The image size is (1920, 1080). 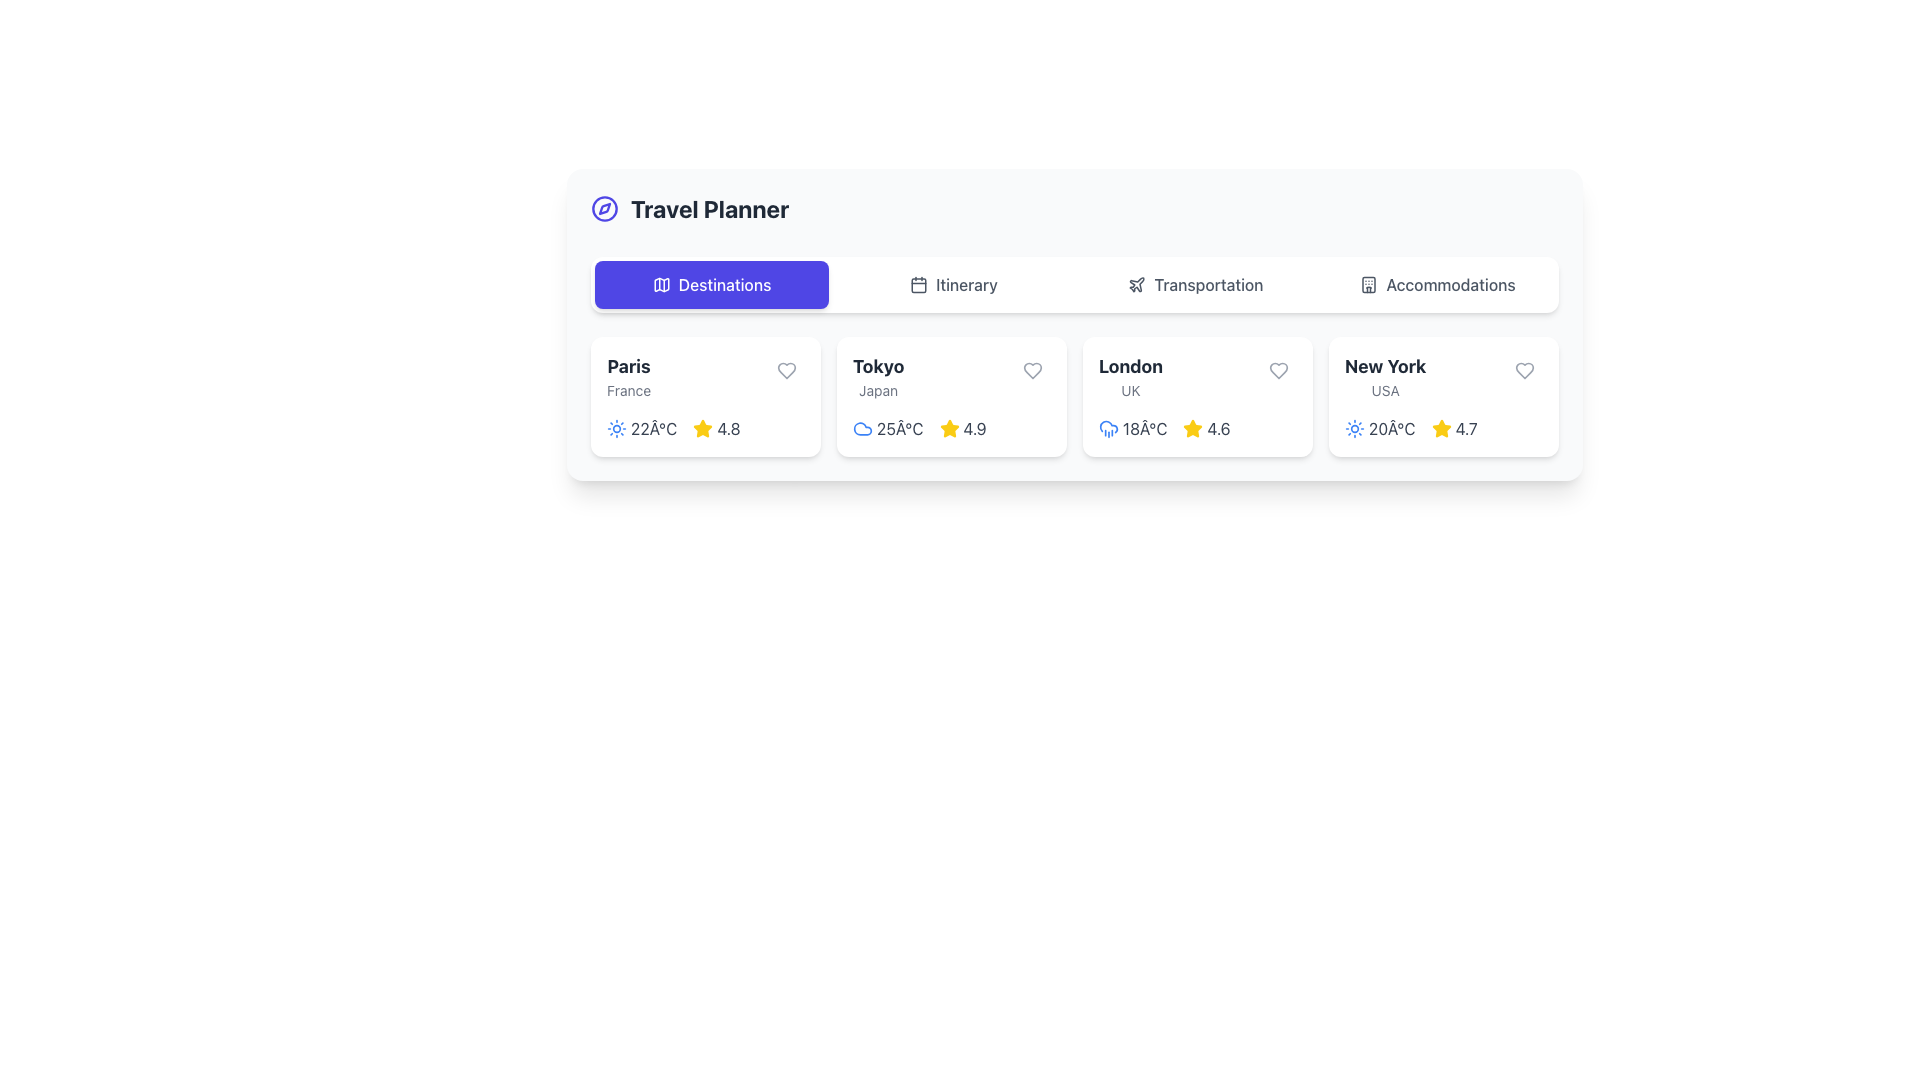 I want to click on the 'Itinerary' label in the navigation bar, which is the second interactive element, positioned between 'Destinations' and 'Transportation', so click(x=966, y=285).